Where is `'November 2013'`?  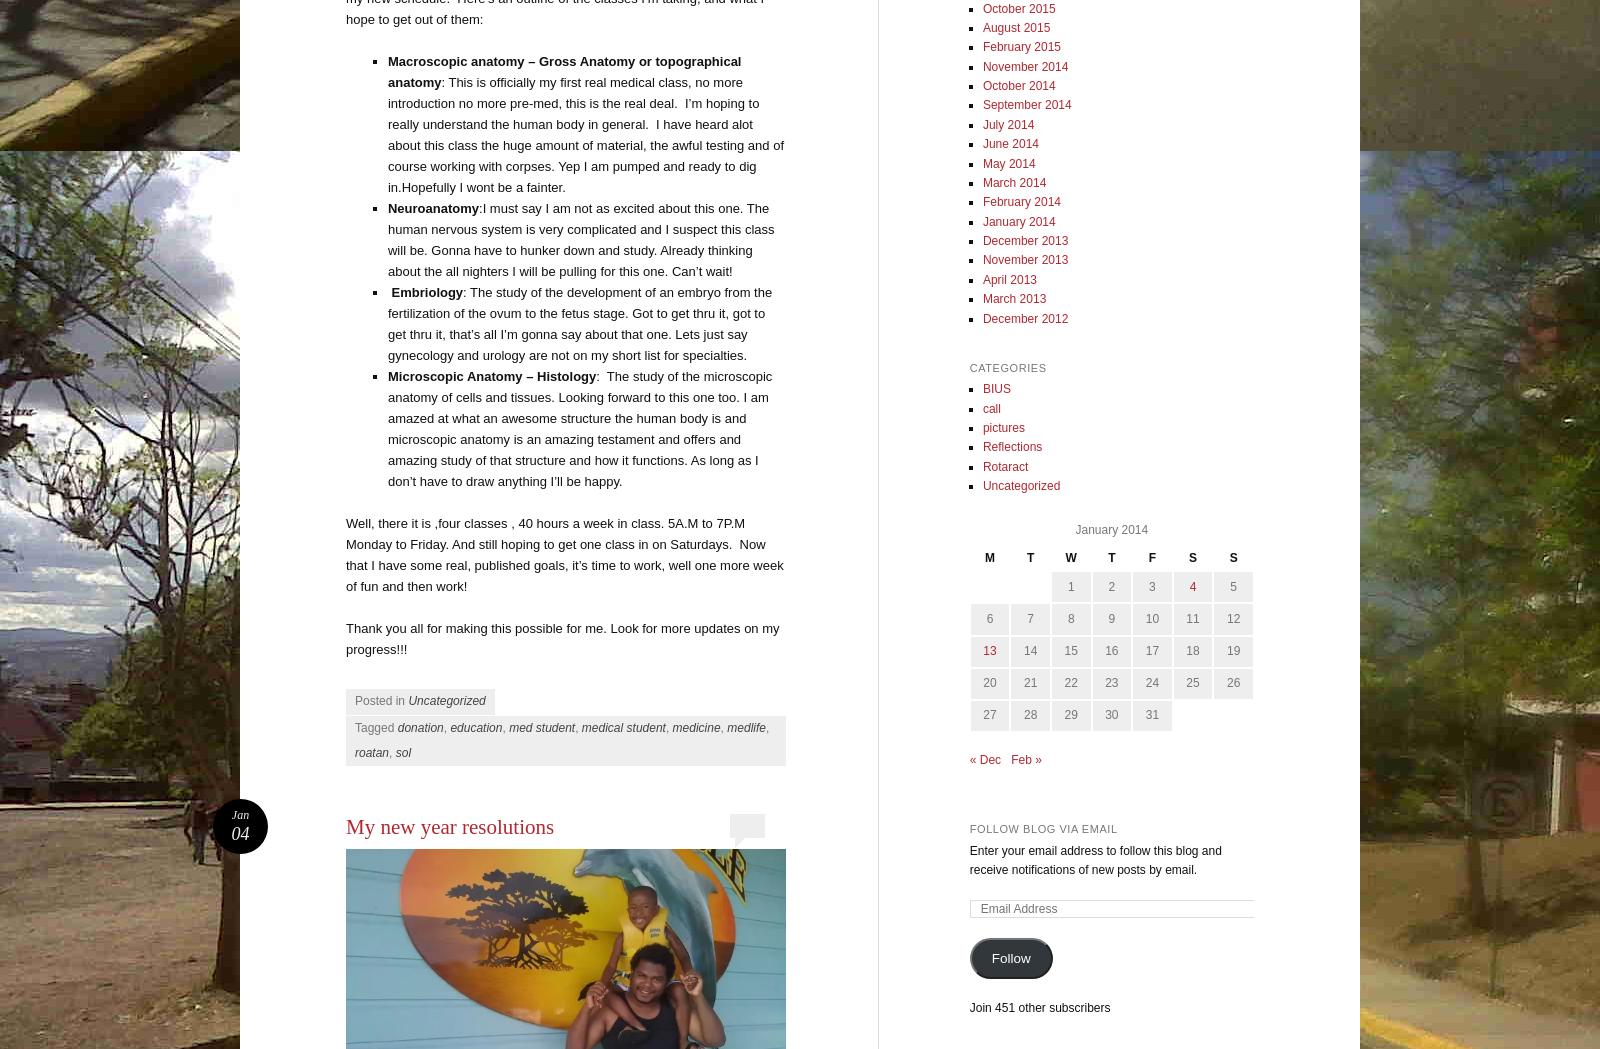
'November 2013' is located at coordinates (981, 259).